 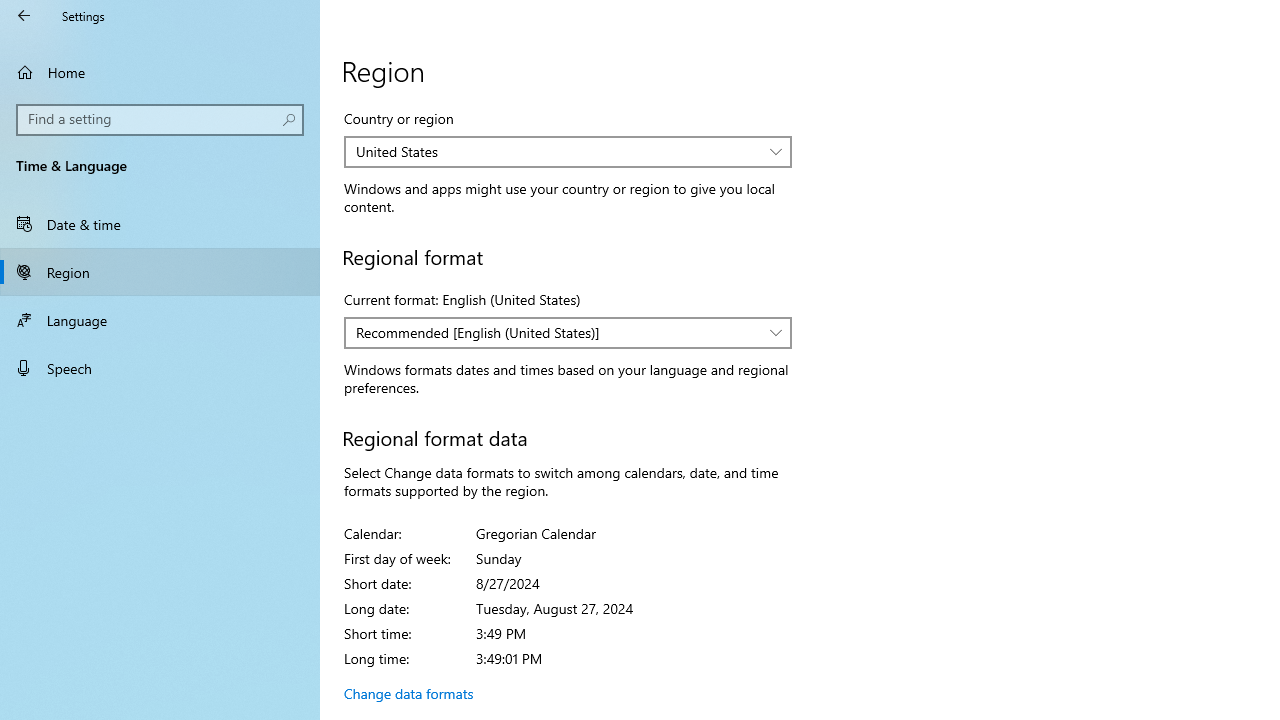 What do you see at coordinates (558, 331) in the screenshot?
I see `'Recommended [English (United States)]'` at bounding box center [558, 331].